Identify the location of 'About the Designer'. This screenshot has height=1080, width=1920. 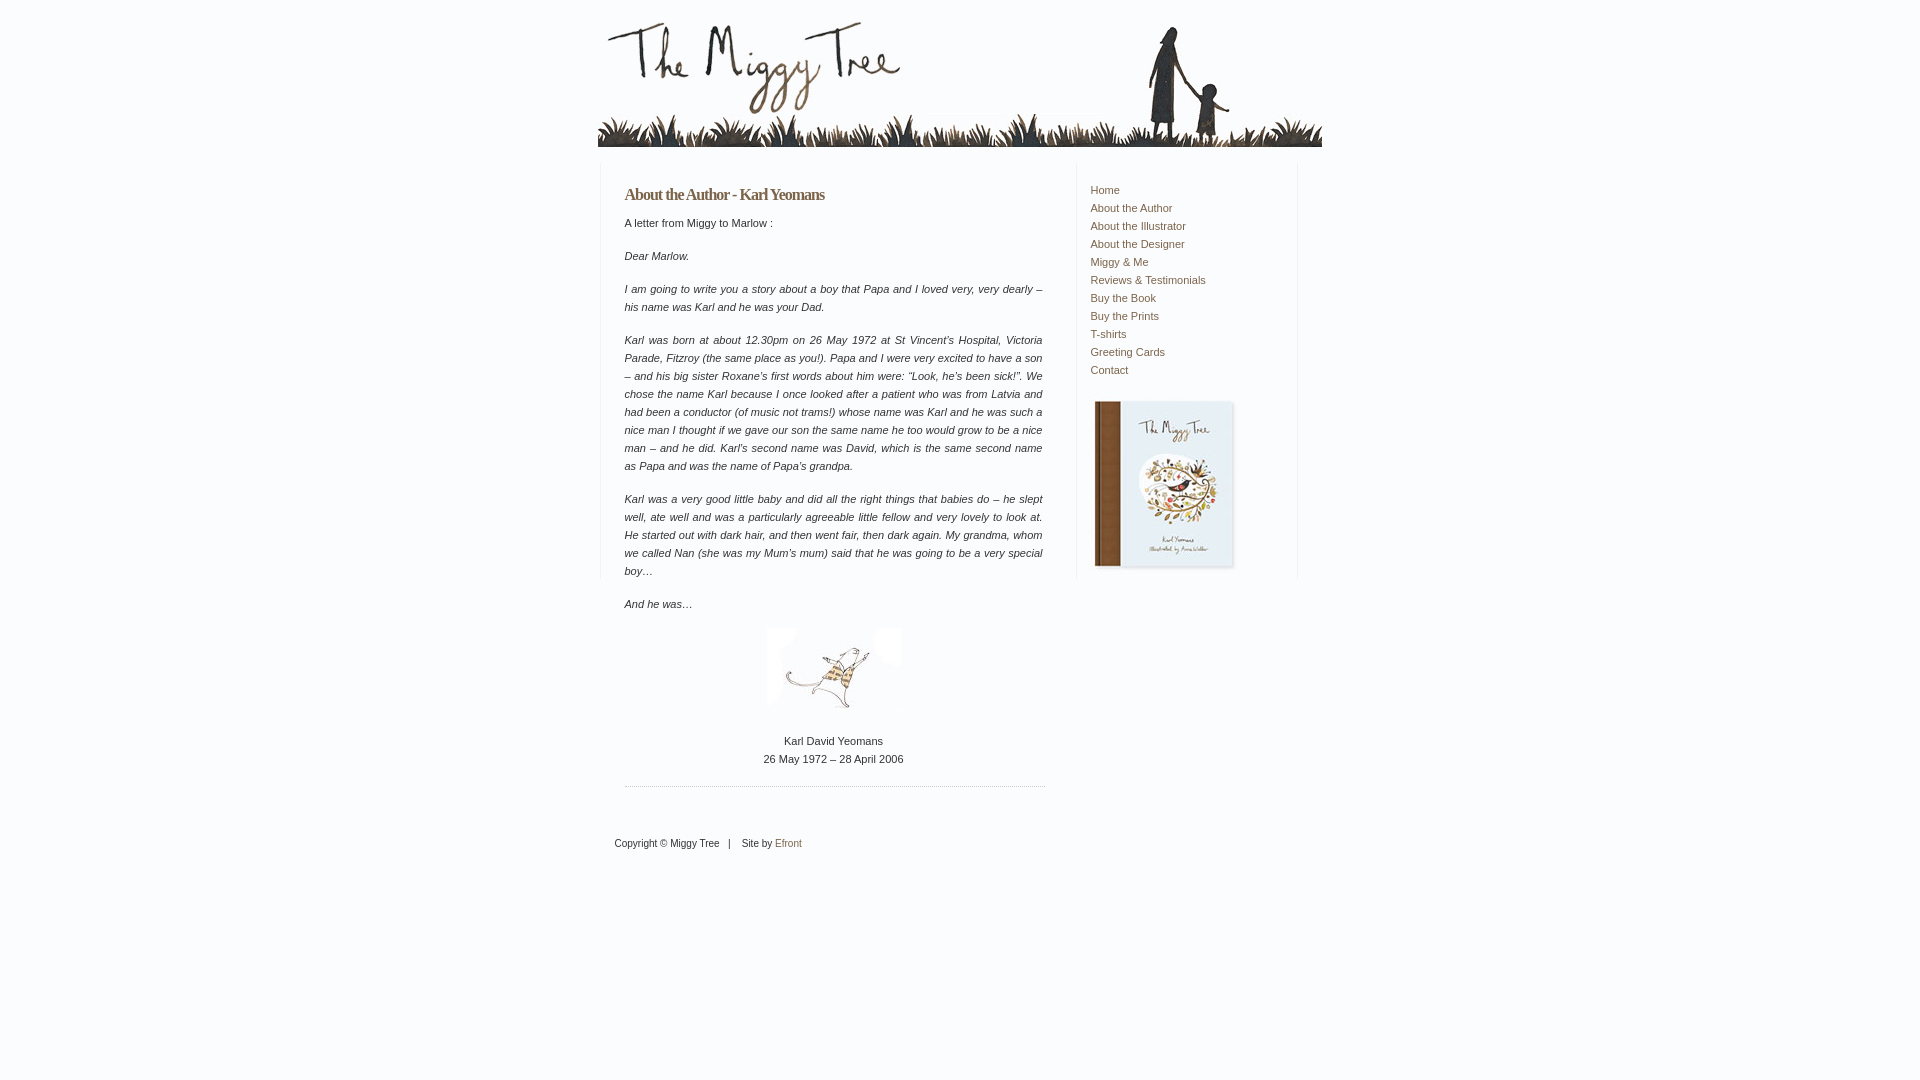
(1180, 242).